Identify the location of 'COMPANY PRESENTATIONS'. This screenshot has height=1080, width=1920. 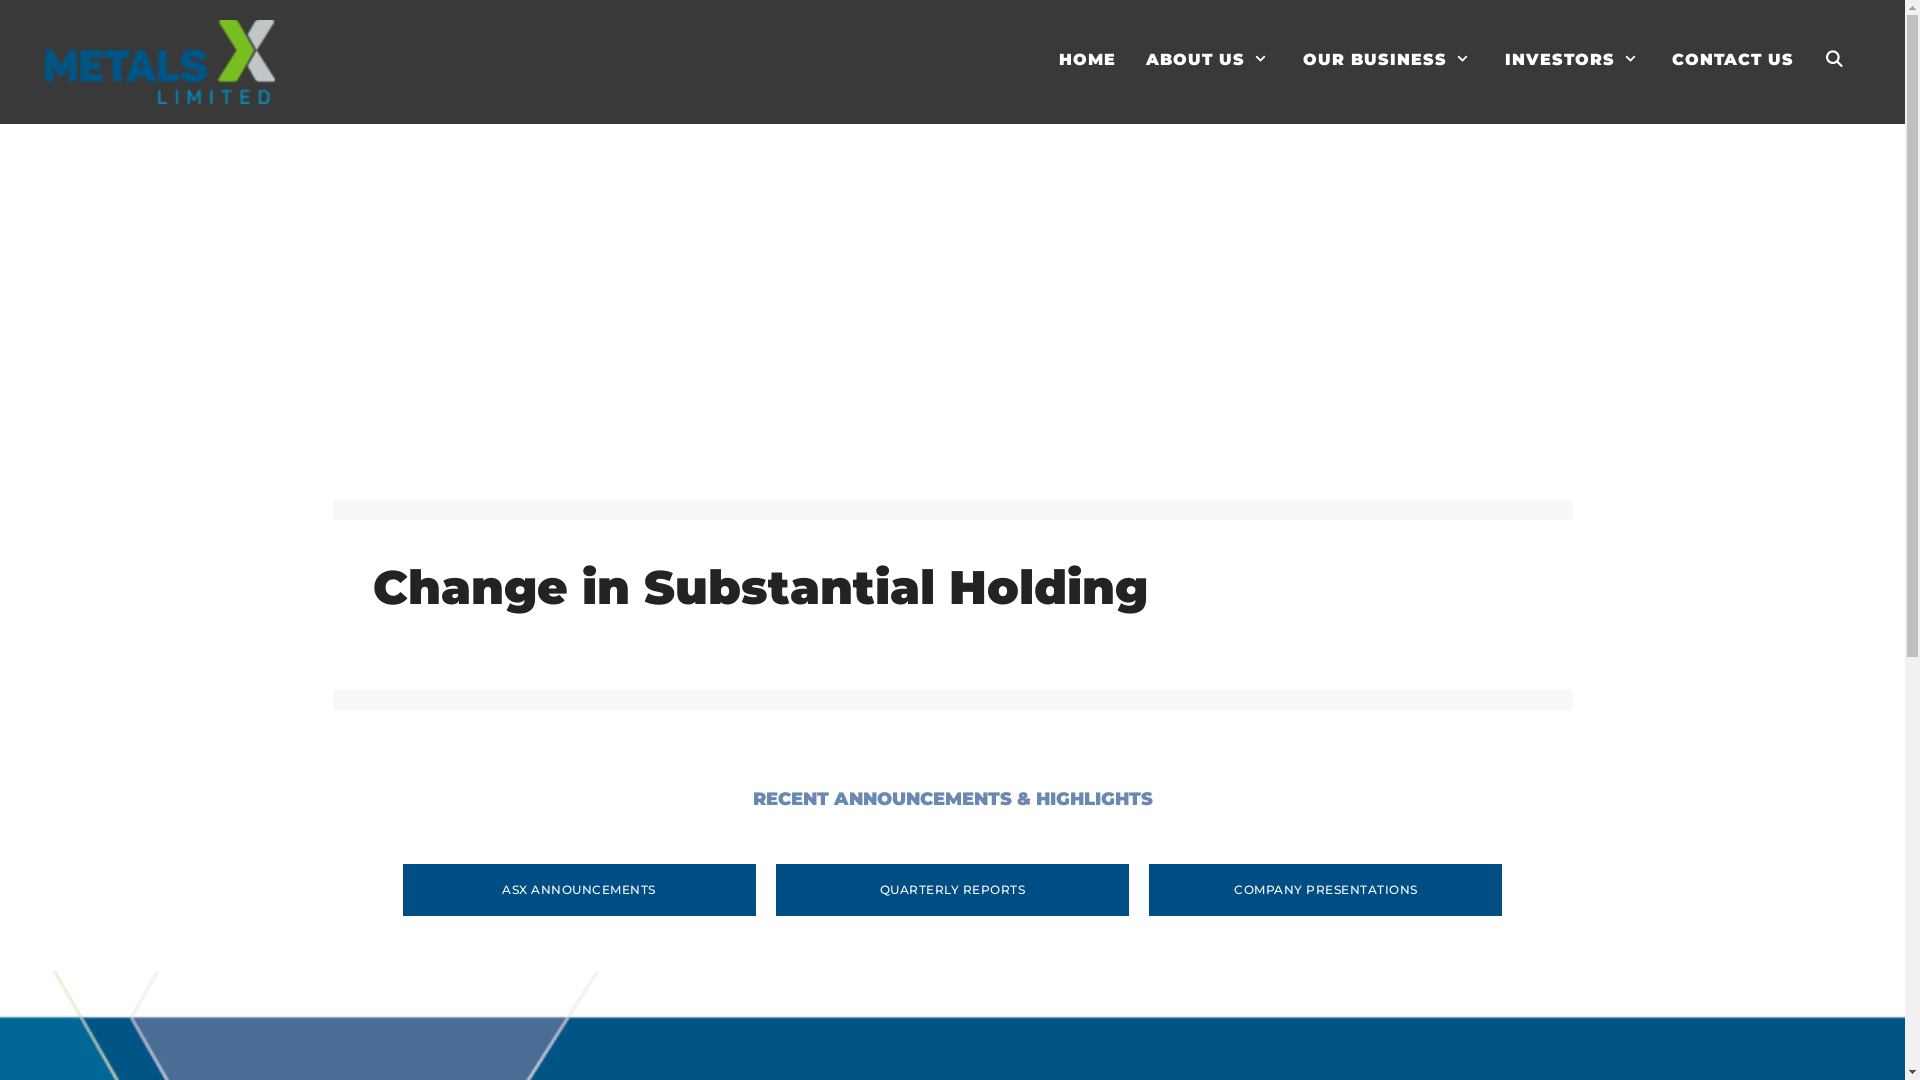
(1148, 889).